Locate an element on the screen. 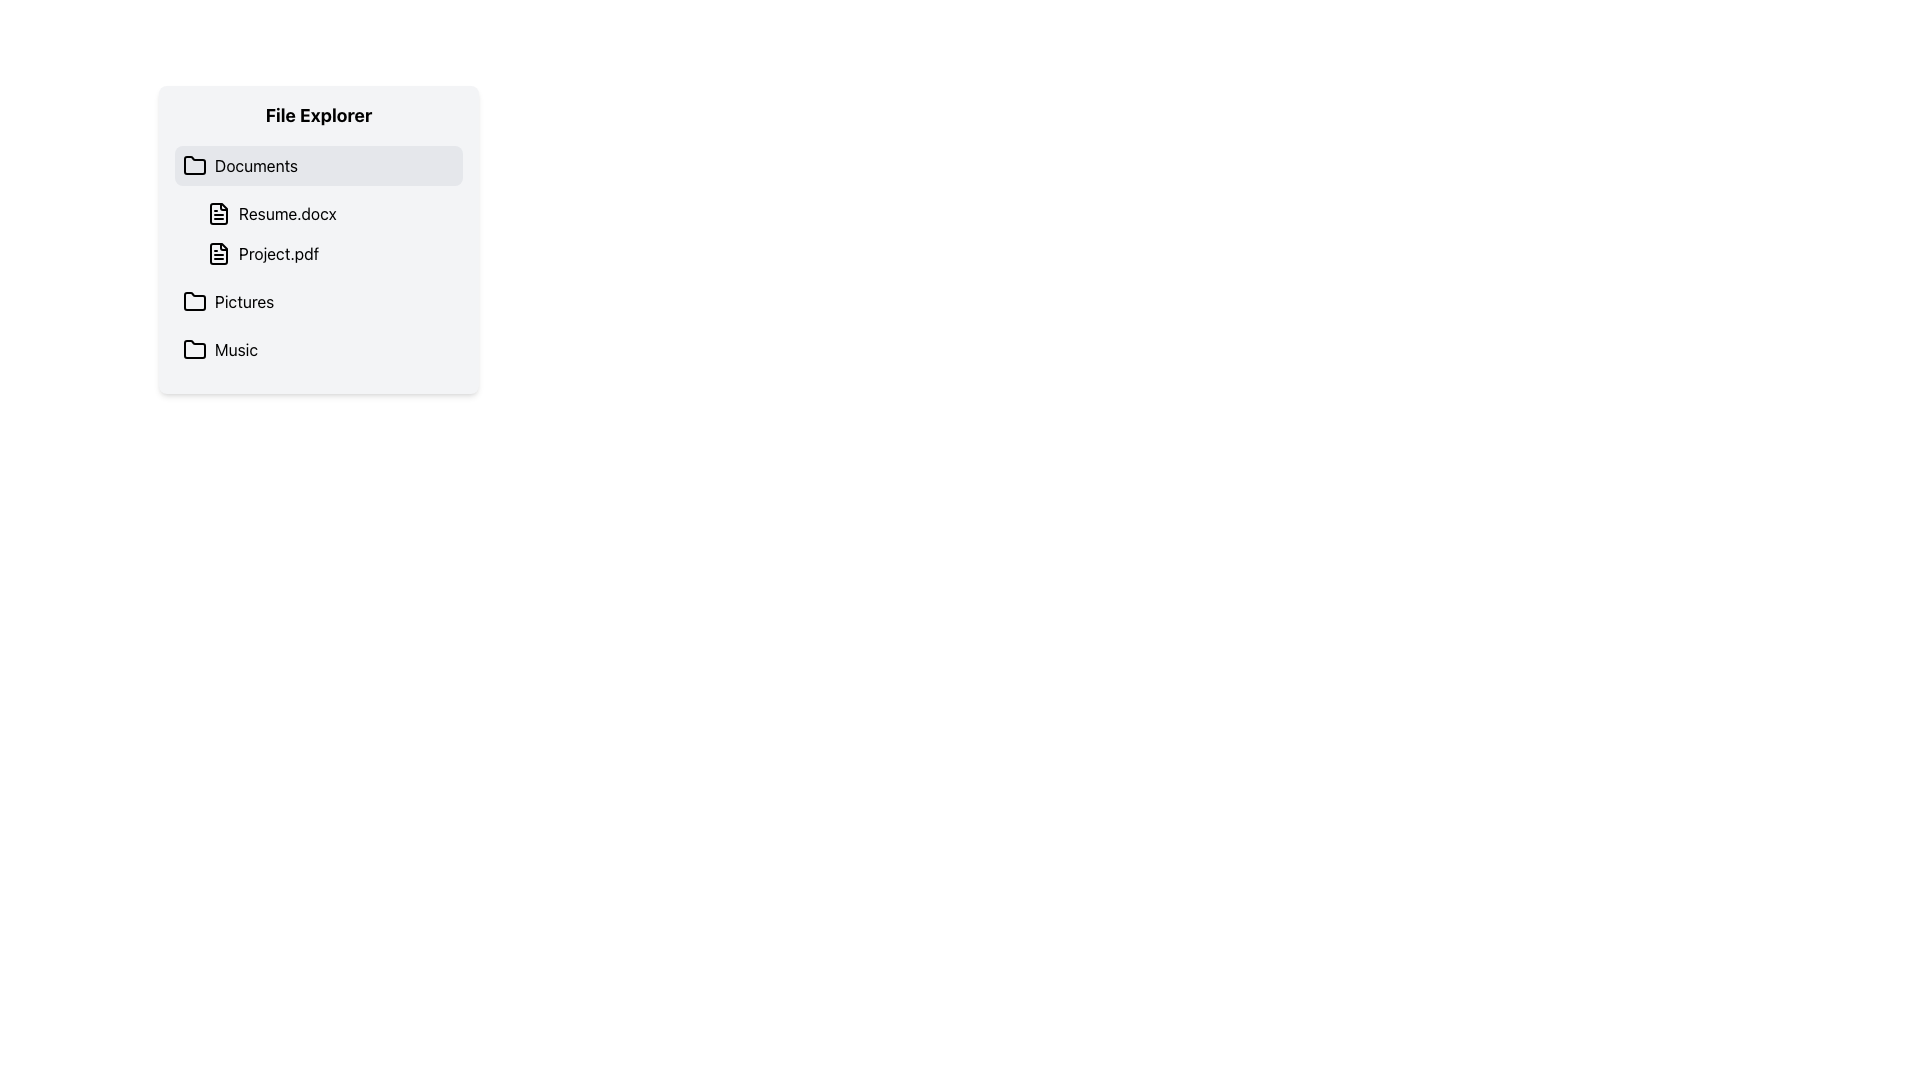 The width and height of the screenshot is (1920, 1080). the 'Music' folder entry in the file explorer is located at coordinates (317, 349).